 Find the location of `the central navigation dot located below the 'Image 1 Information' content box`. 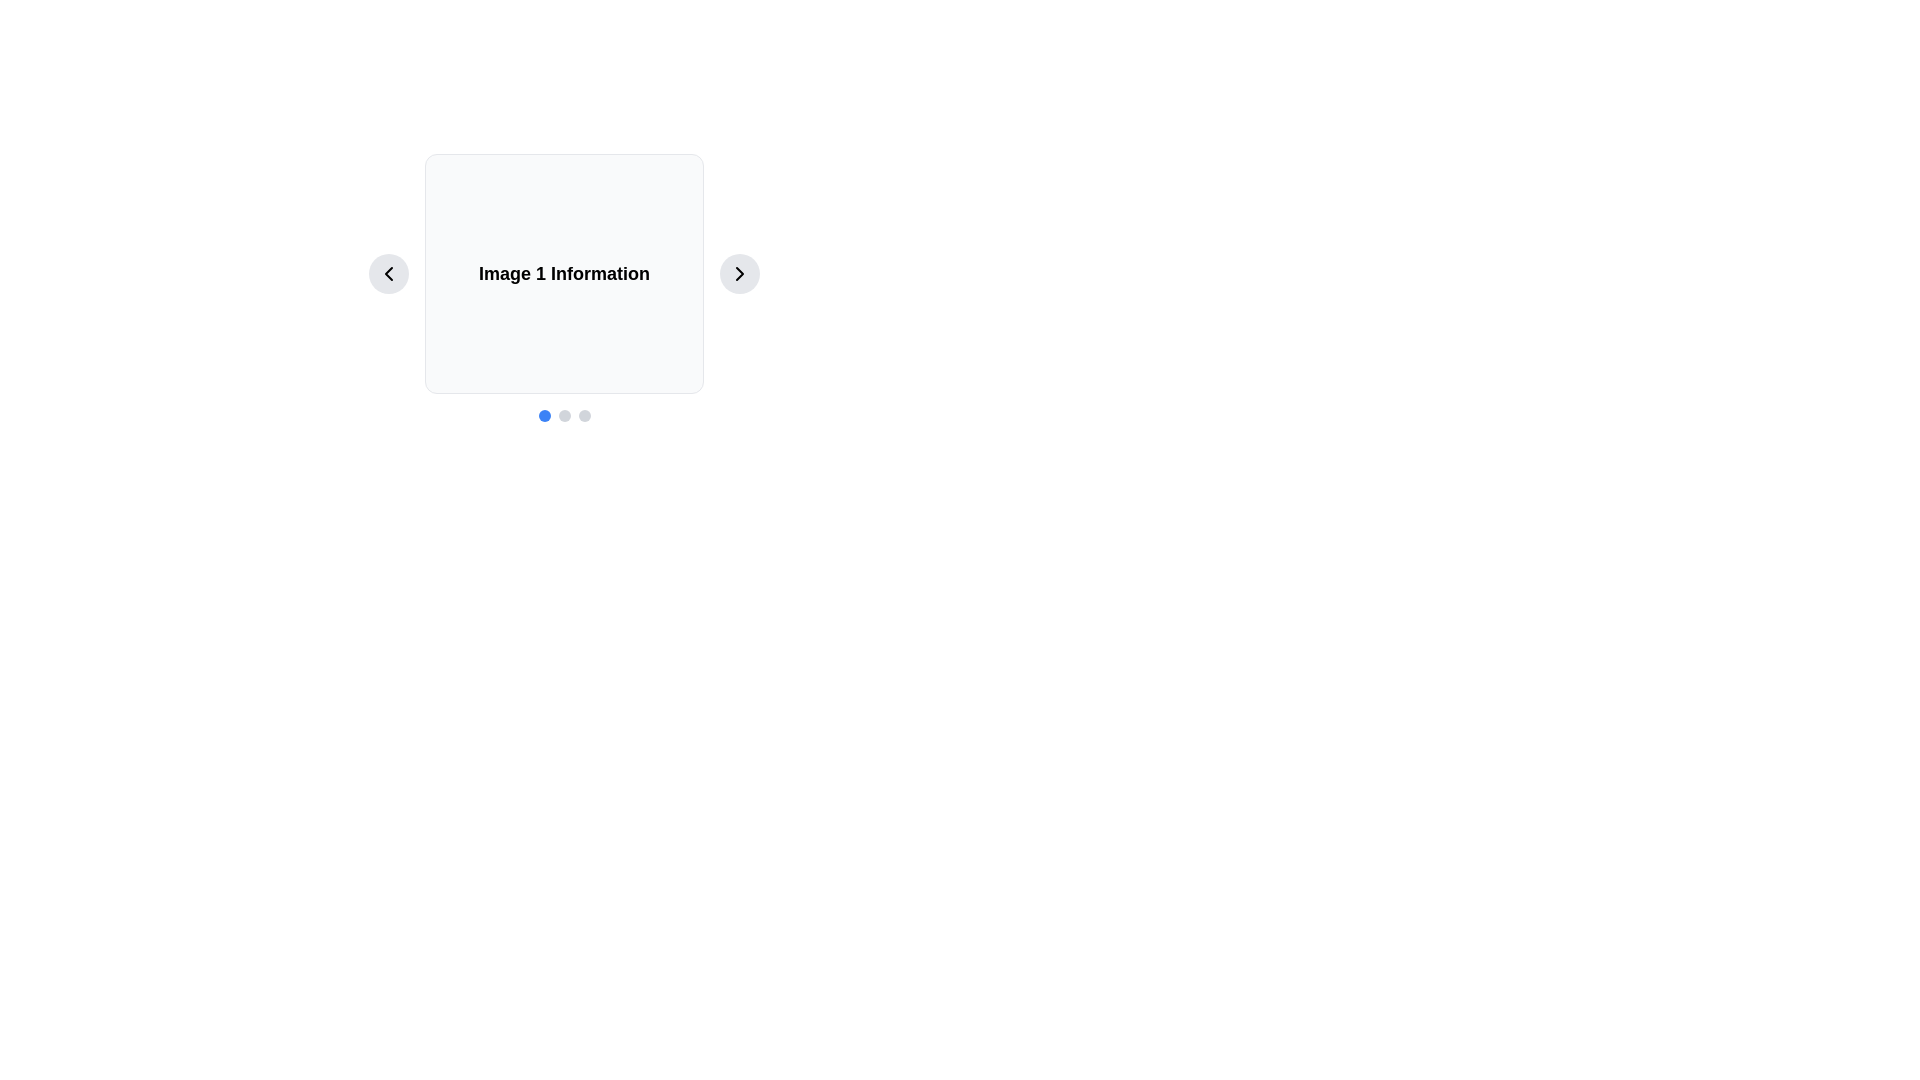

the central navigation dot located below the 'Image 1 Information' content box is located at coordinates (563, 415).